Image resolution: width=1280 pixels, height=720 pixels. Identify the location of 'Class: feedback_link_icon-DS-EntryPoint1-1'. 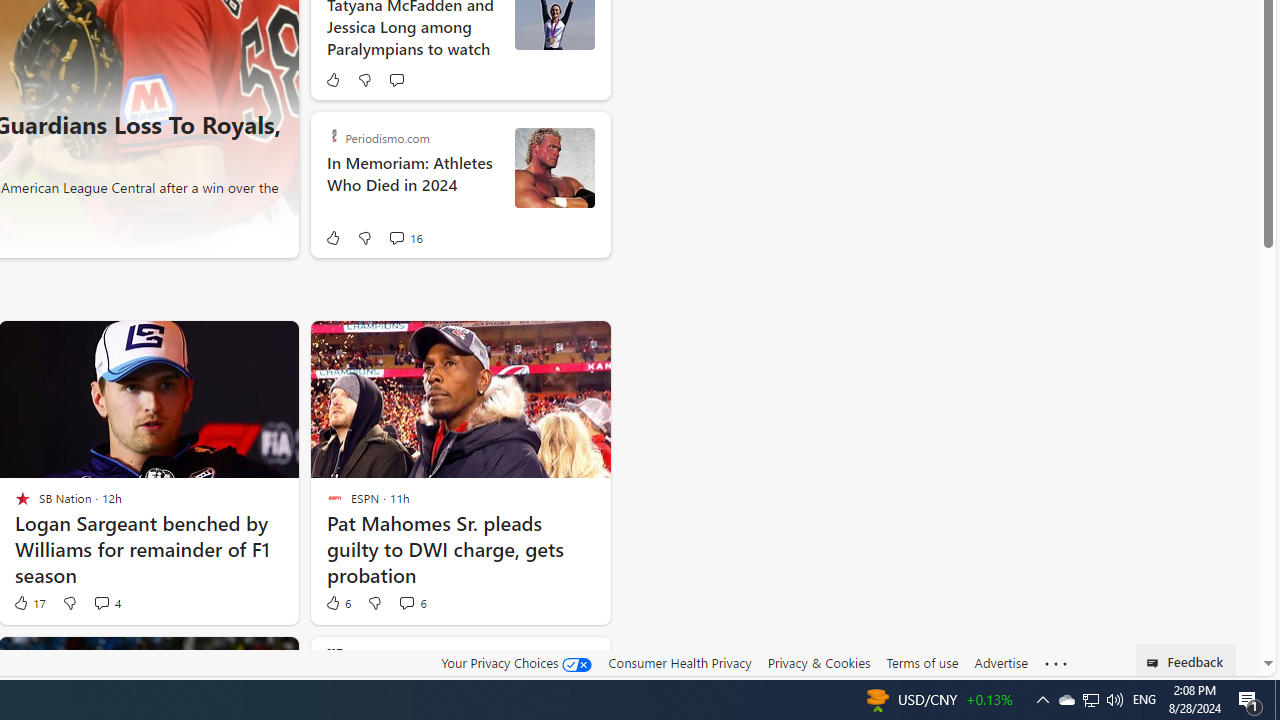
(1156, 663).